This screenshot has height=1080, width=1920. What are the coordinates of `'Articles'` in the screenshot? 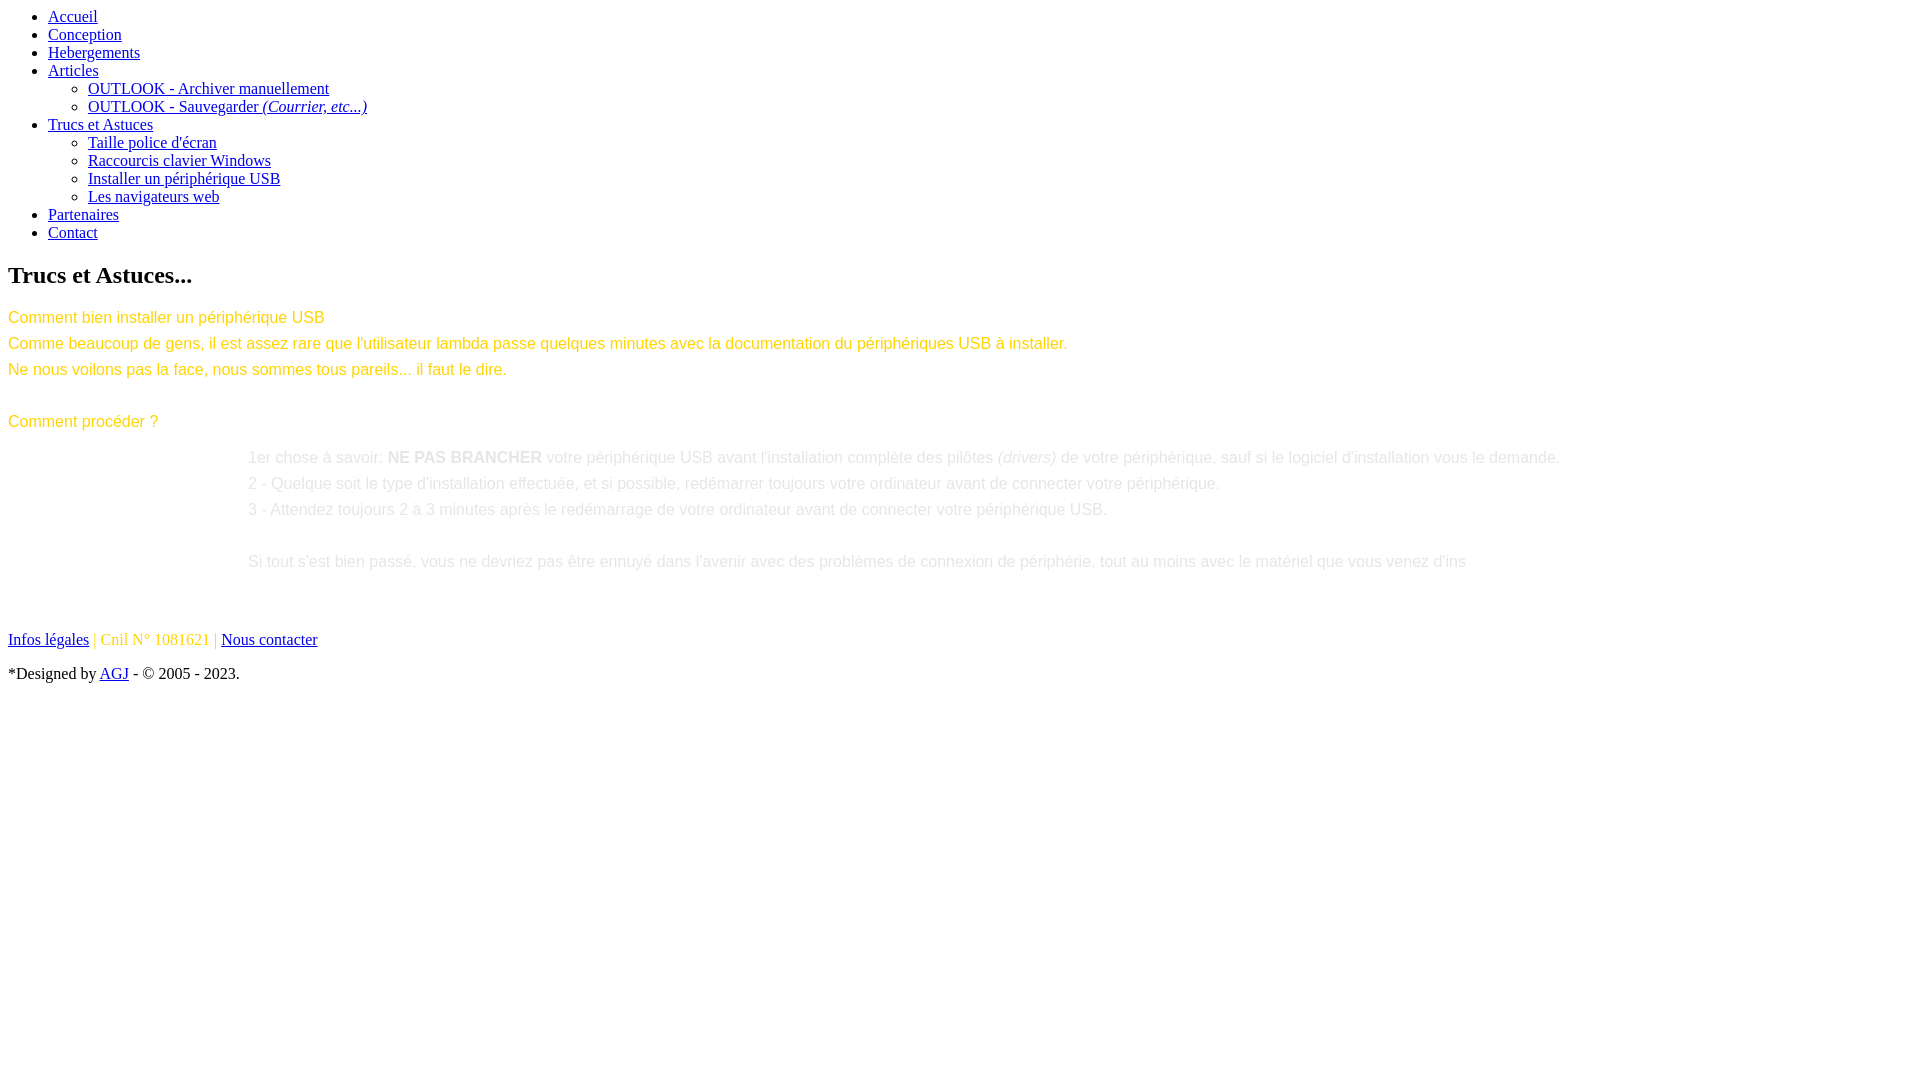 It's located at (73, 69).